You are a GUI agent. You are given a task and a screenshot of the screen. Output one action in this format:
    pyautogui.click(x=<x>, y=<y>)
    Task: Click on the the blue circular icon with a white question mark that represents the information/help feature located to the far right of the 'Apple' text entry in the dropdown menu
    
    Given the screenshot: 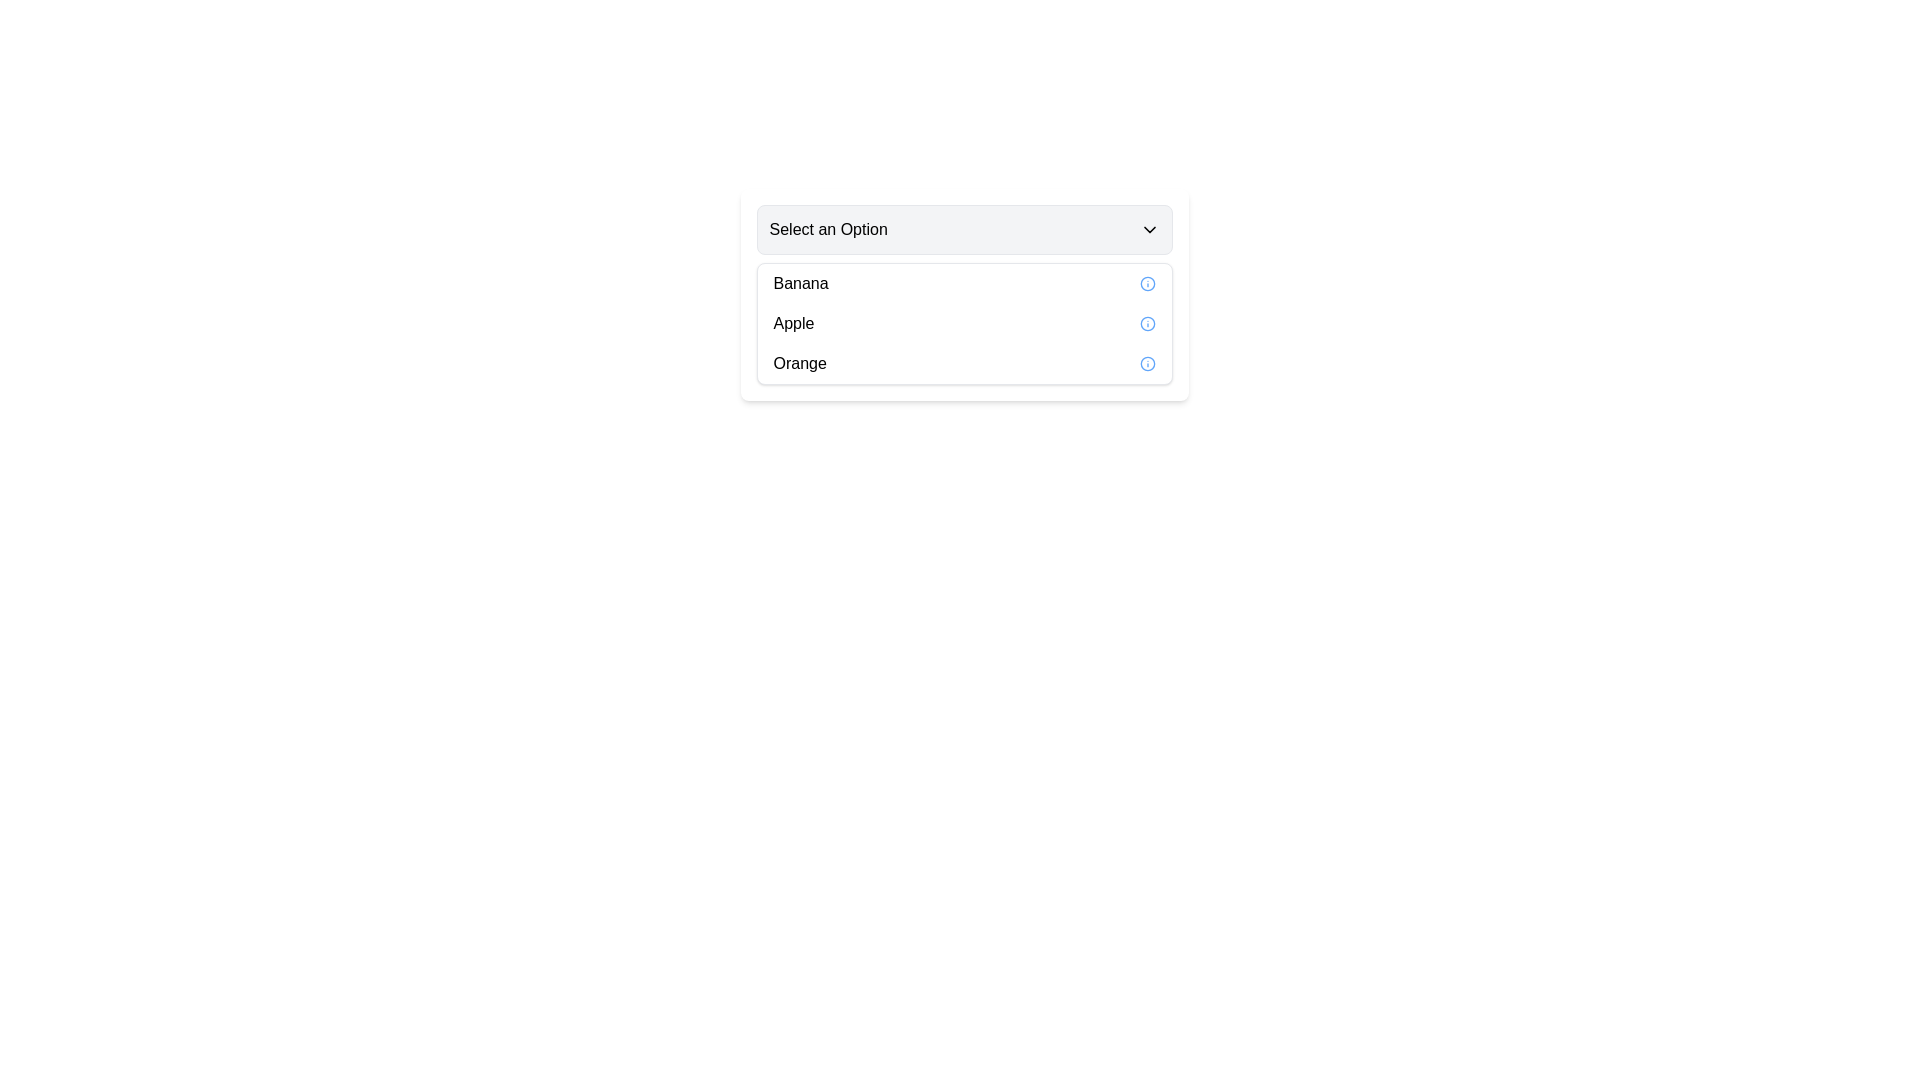 What is the action you would take?
    pyautogui.click(x=1147, y=323)
    